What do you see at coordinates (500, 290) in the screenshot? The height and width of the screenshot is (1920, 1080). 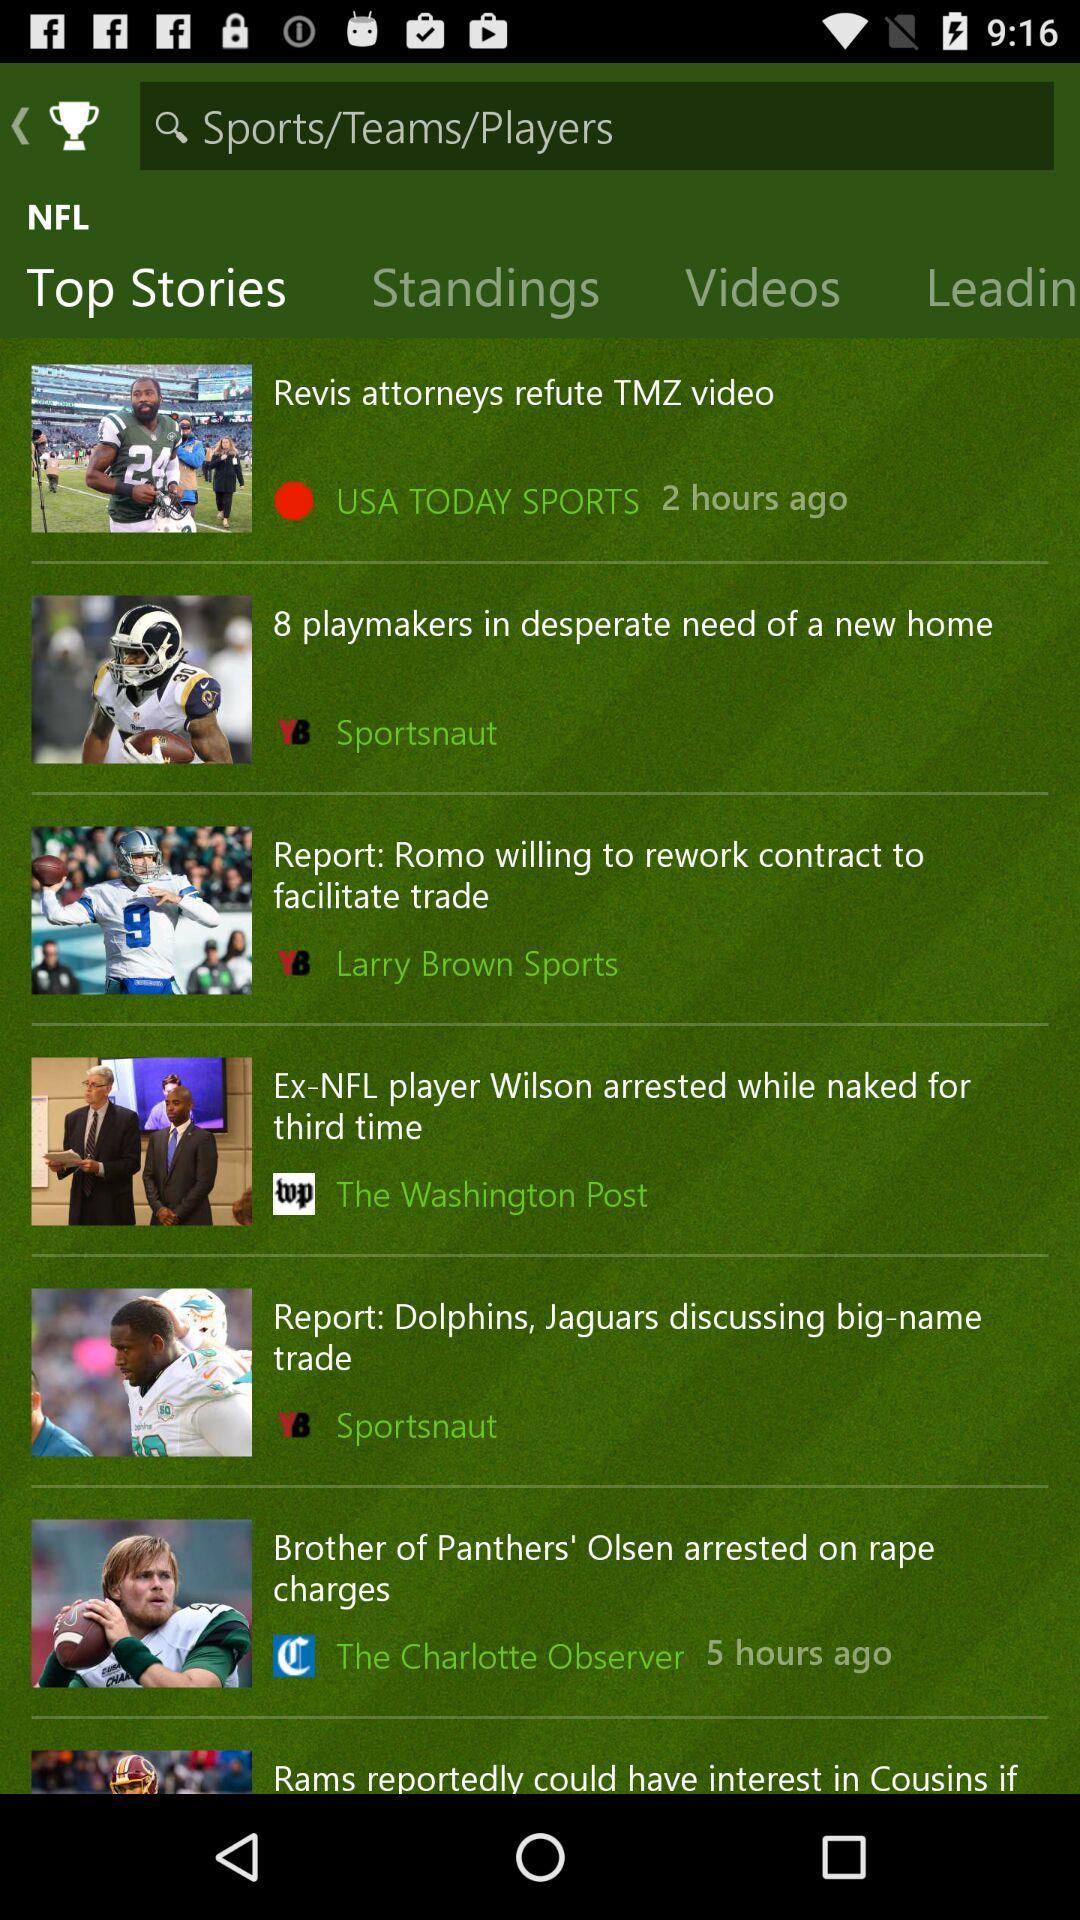 I see `the icon below the nfl` at bounding box center [500, 290].